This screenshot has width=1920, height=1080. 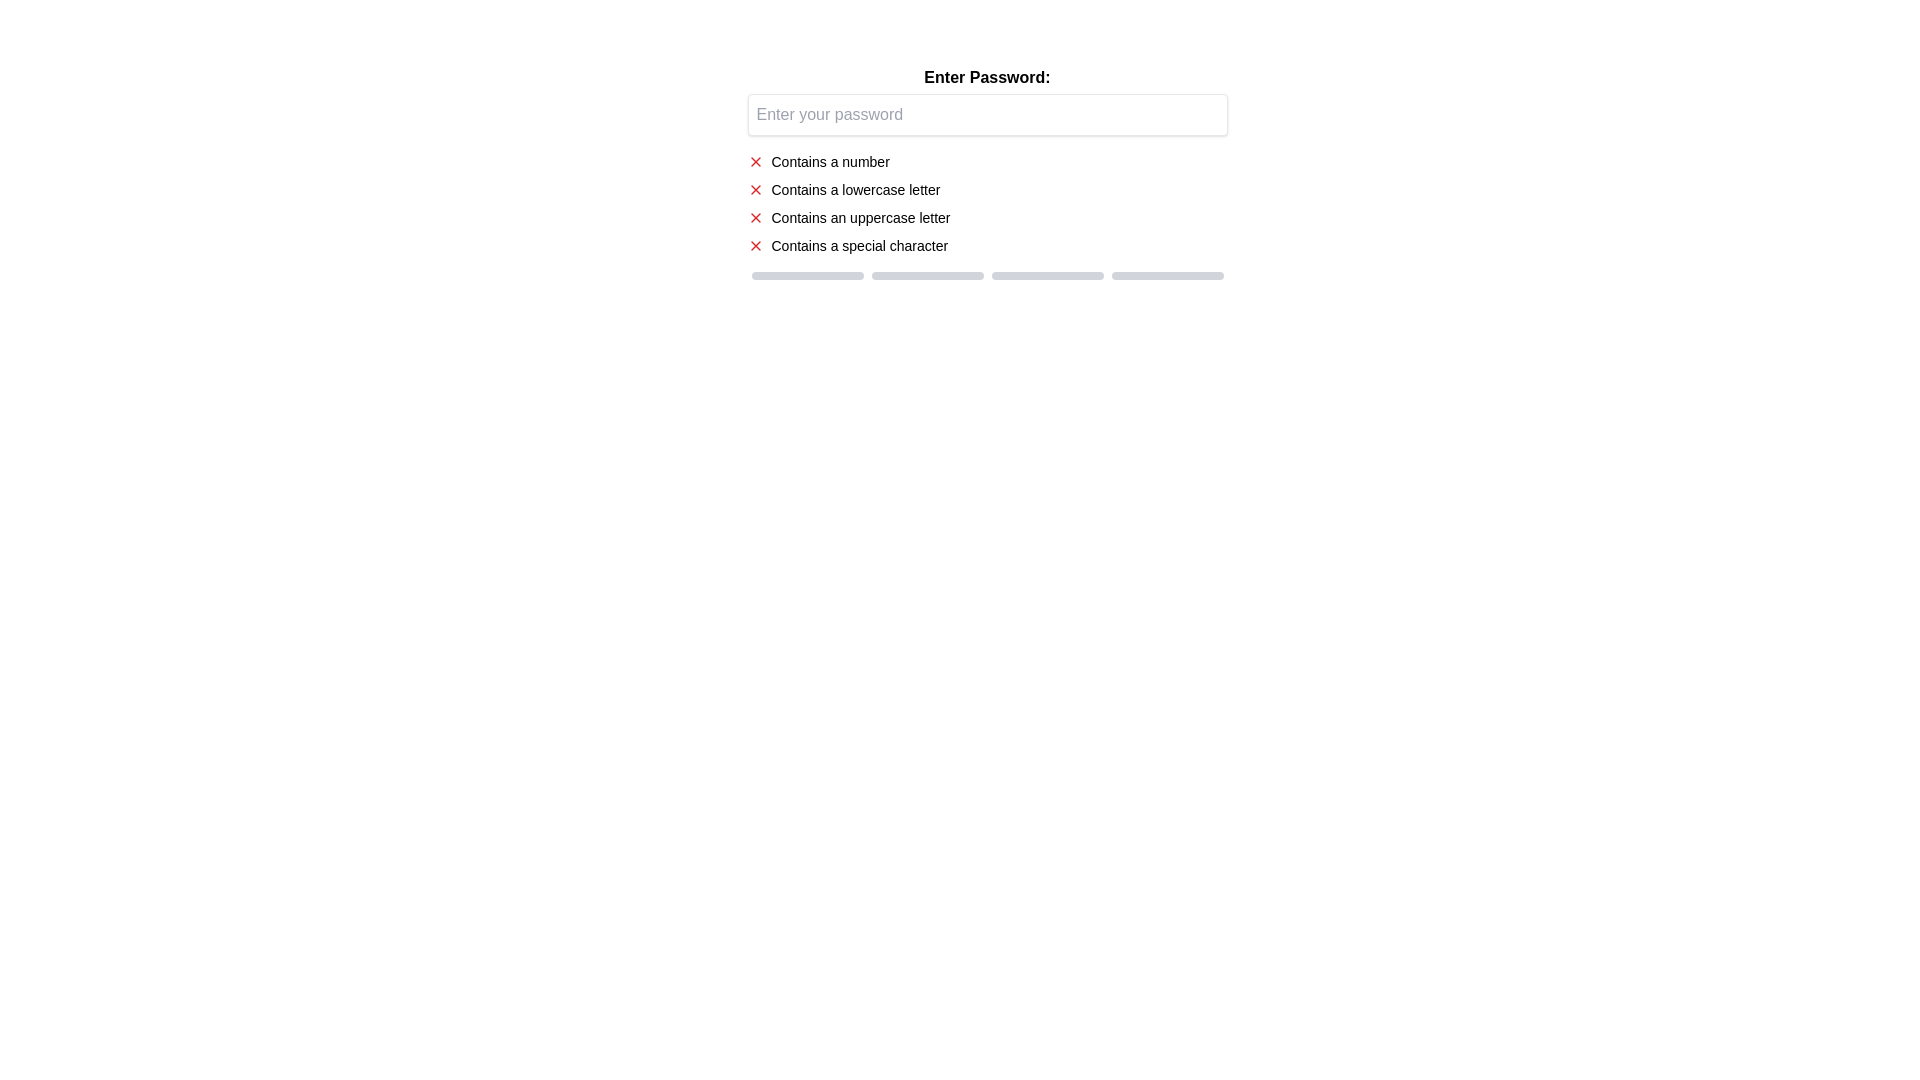 What do you see at coordinates (987, 76) in the screenshot?
I see `text of the label that indicates the expected input for the password field, positioned above the password input text field` at bounding box center [987, 76].